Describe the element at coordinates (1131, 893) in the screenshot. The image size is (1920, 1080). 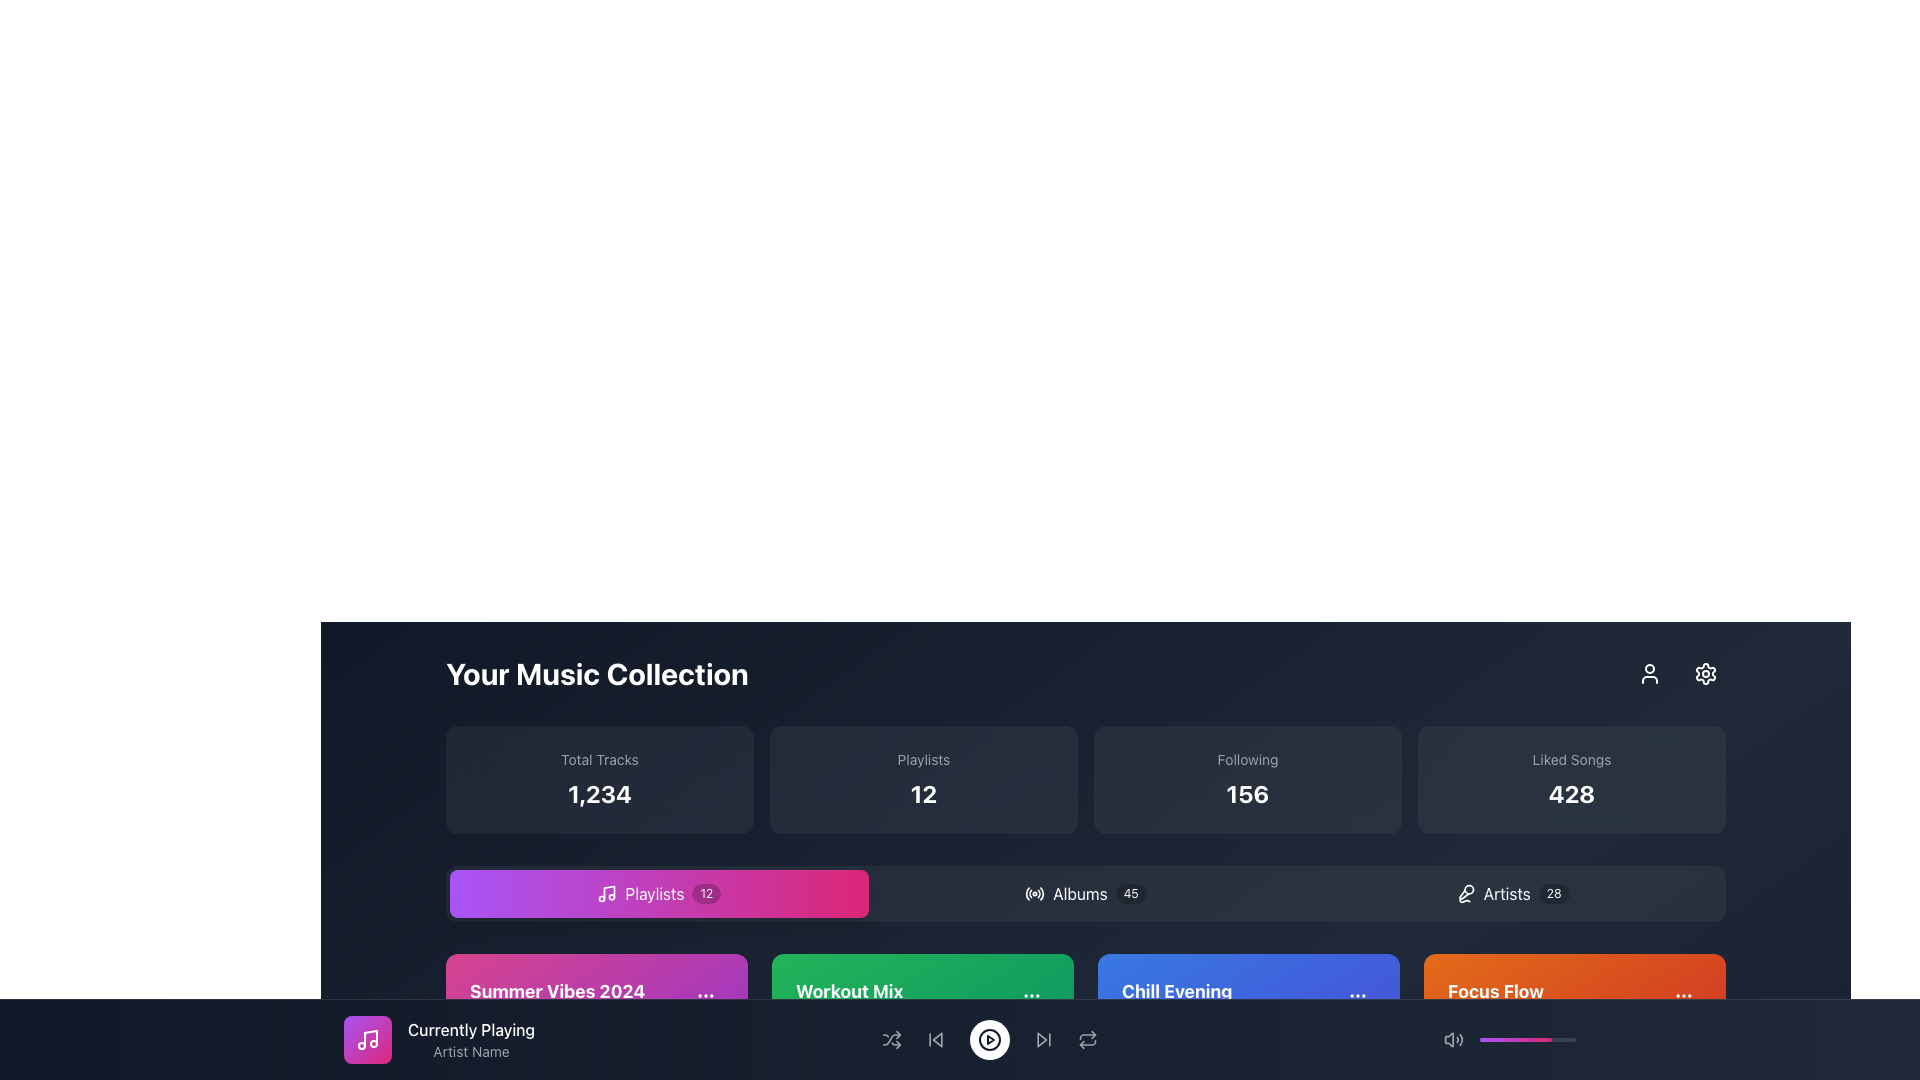
I see `the Badge element indicating the total number of albums in the Albums section, positioned to the right of the Albums text label` at that location.